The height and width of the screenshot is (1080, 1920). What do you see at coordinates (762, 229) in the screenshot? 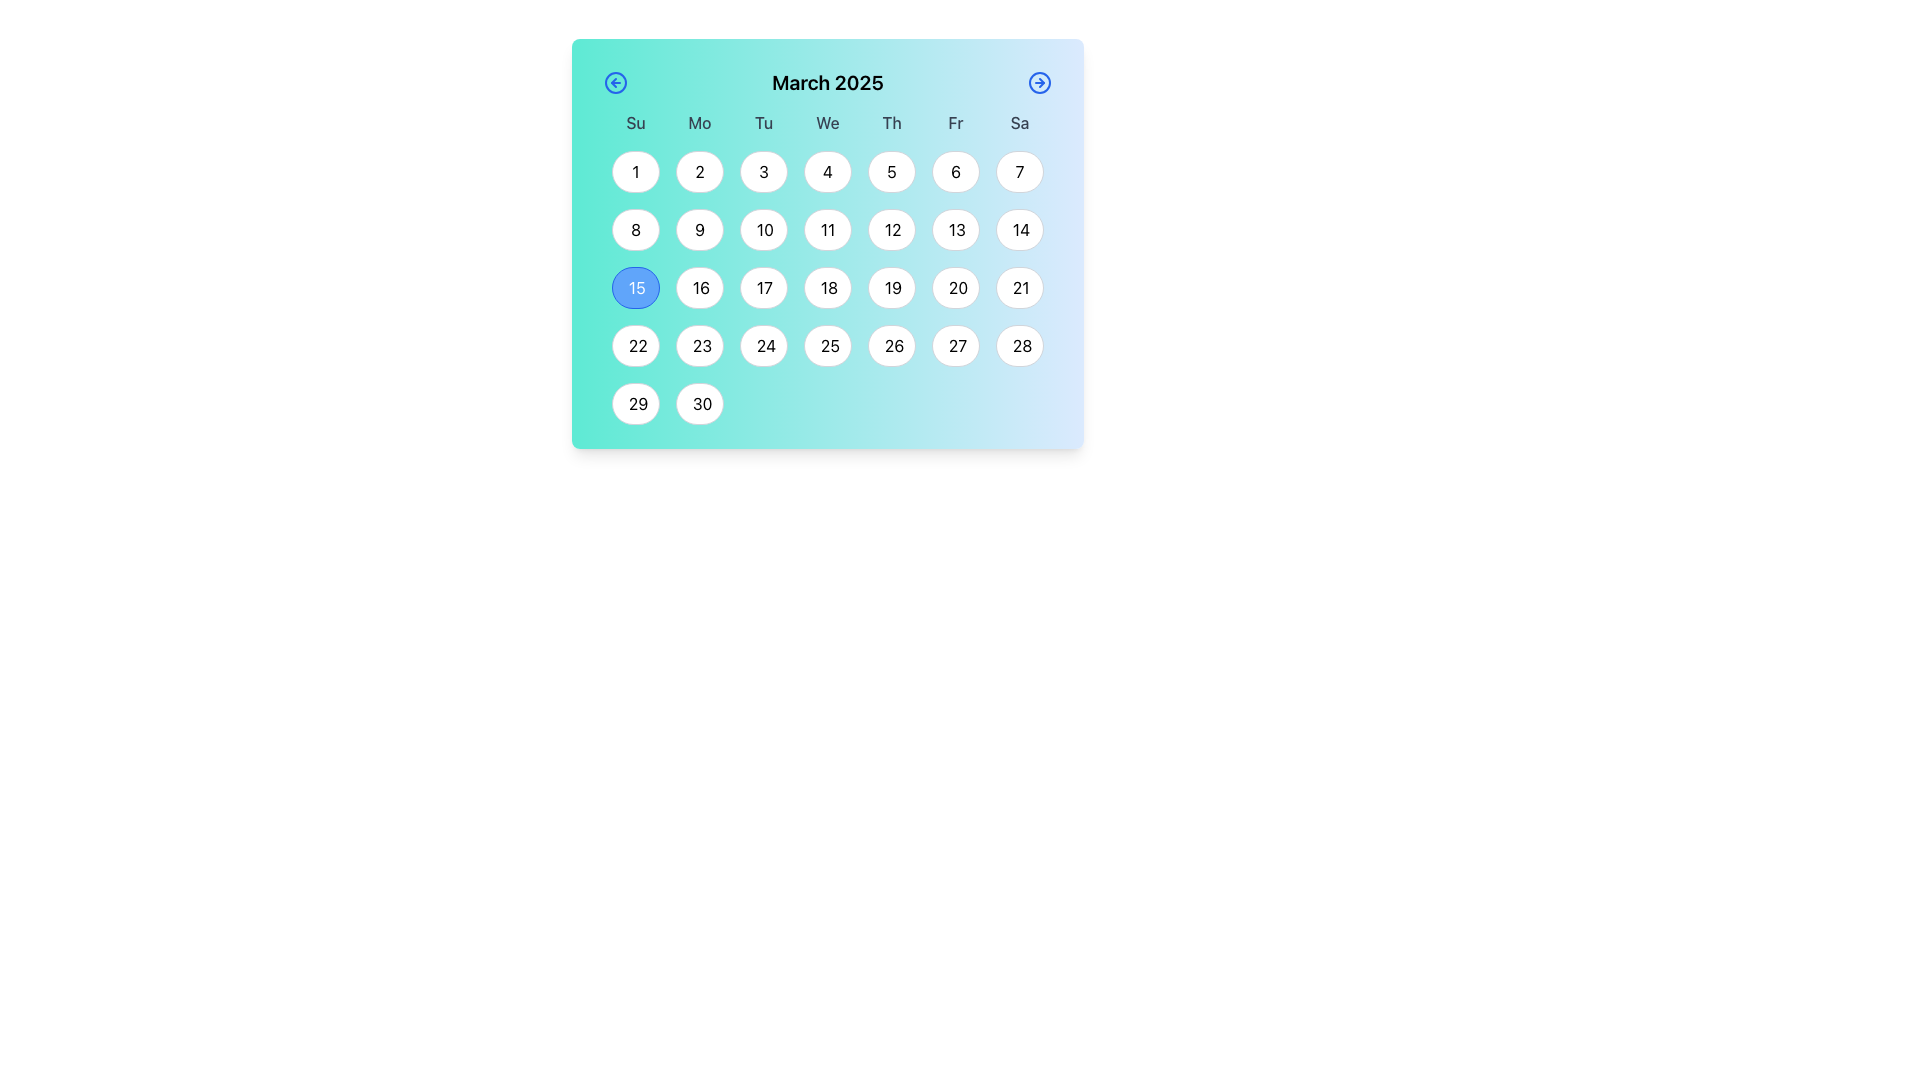
I see `the date selector button for March 10, 2025` at bounding box center [762, 229].